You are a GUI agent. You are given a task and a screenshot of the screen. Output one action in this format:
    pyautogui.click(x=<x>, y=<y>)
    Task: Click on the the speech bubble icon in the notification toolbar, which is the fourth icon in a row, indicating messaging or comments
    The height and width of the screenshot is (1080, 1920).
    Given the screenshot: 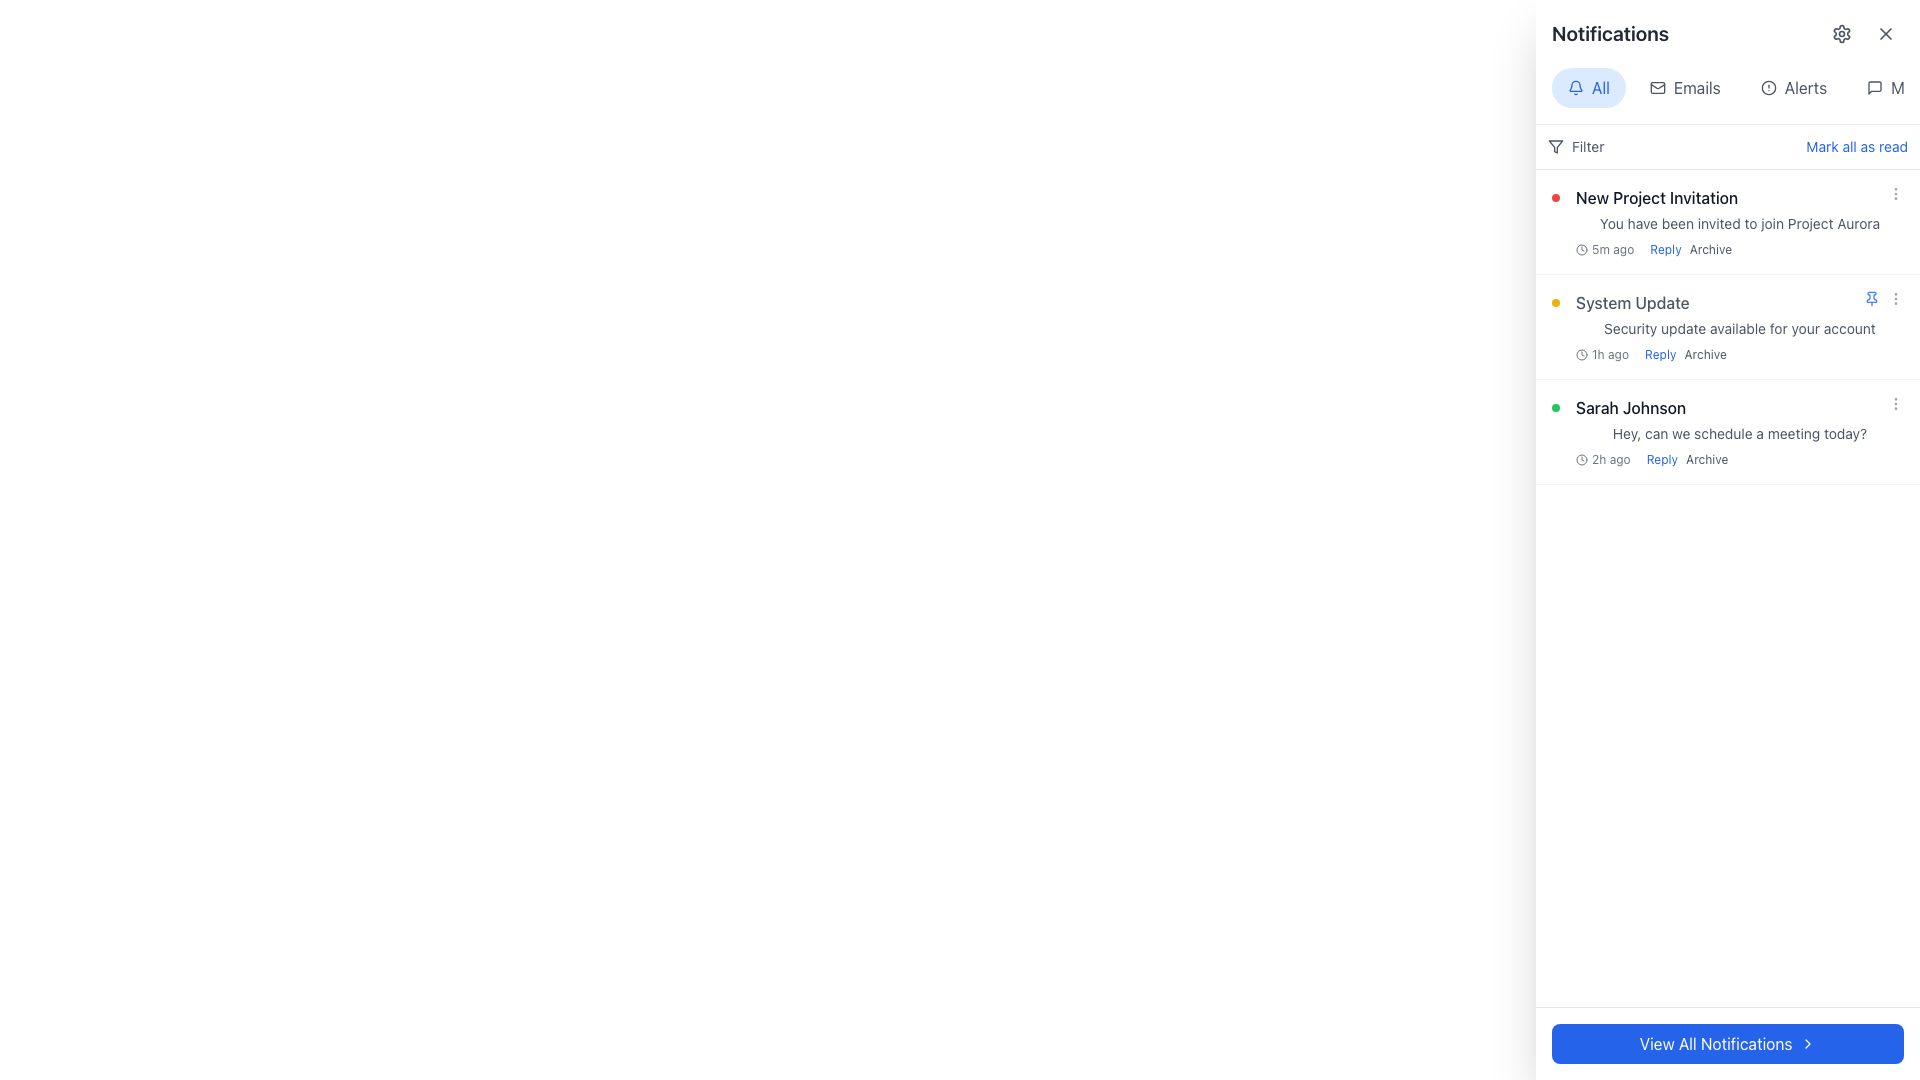 What is the action you would take?
    pyautogui.click(x=1874, y=87)
    